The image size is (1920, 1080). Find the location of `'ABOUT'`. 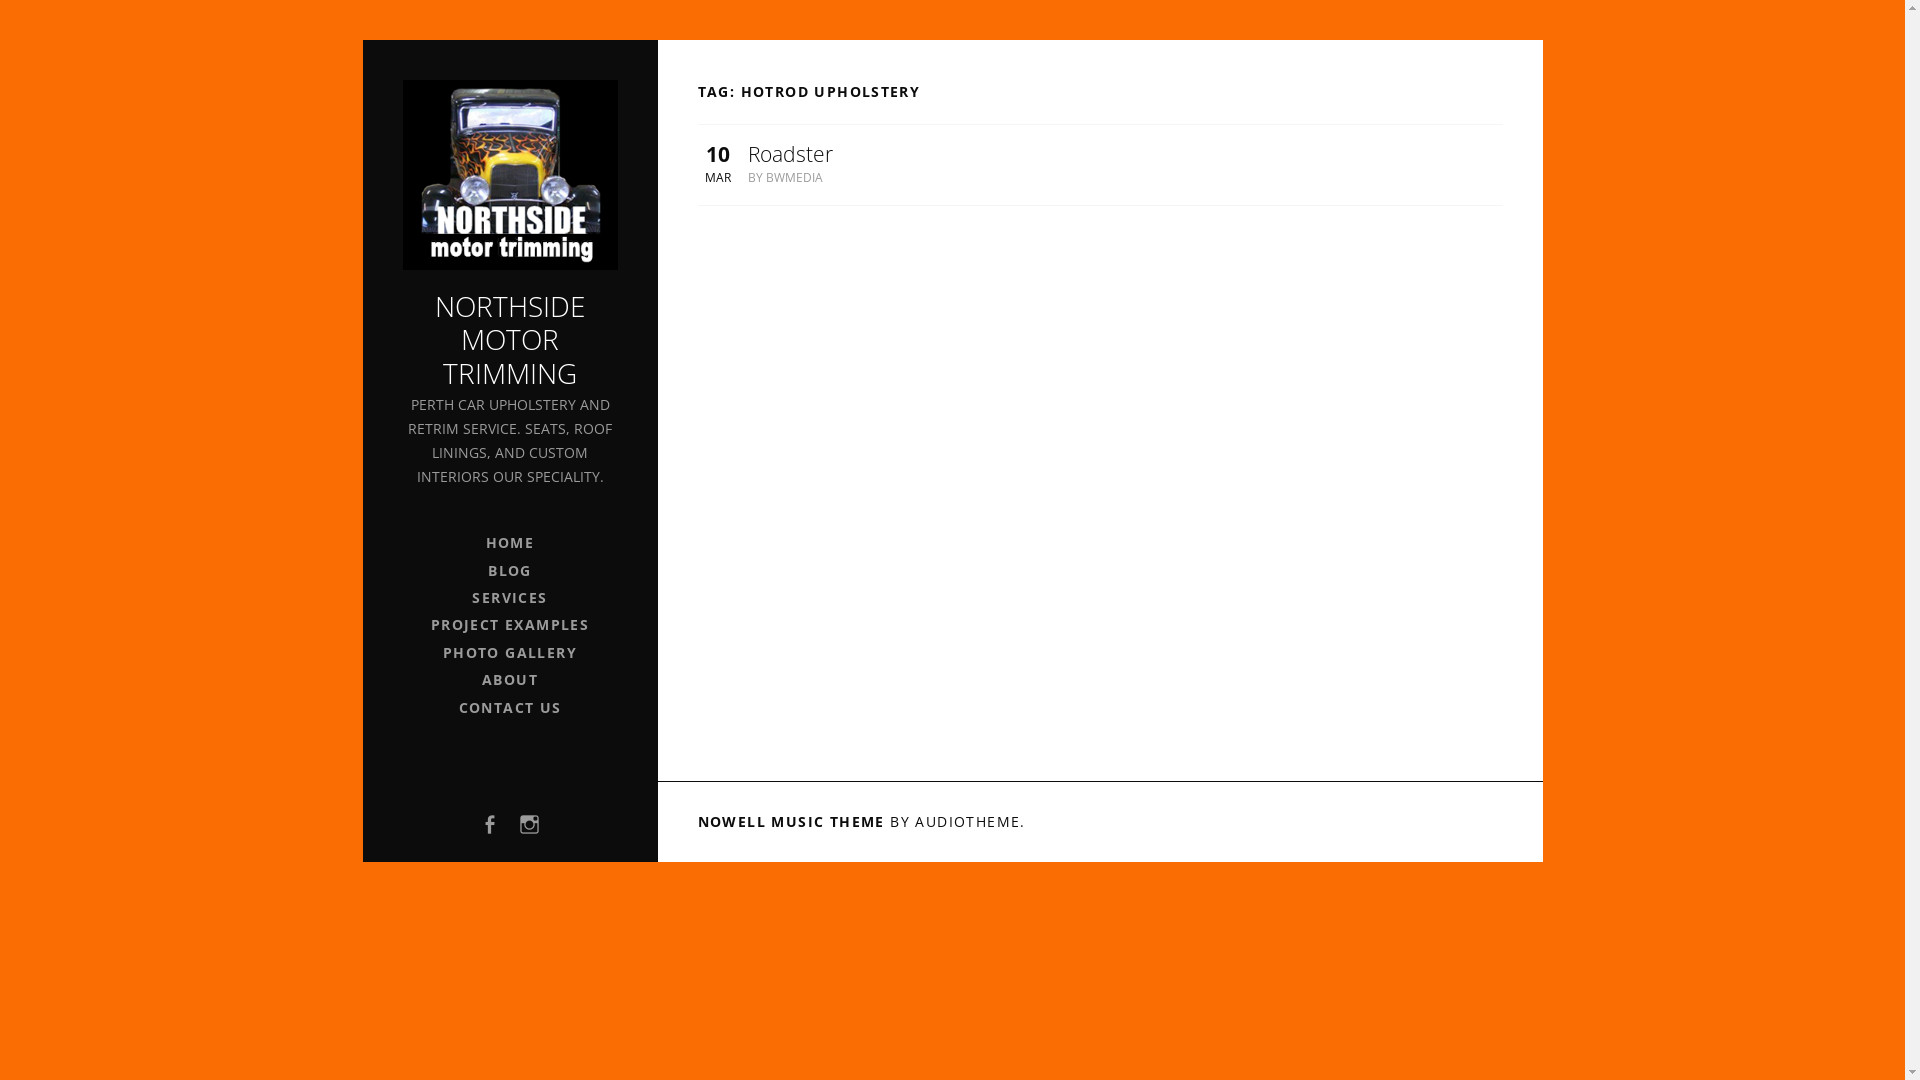

'ABOUT' is located at coordinates (509, 678).